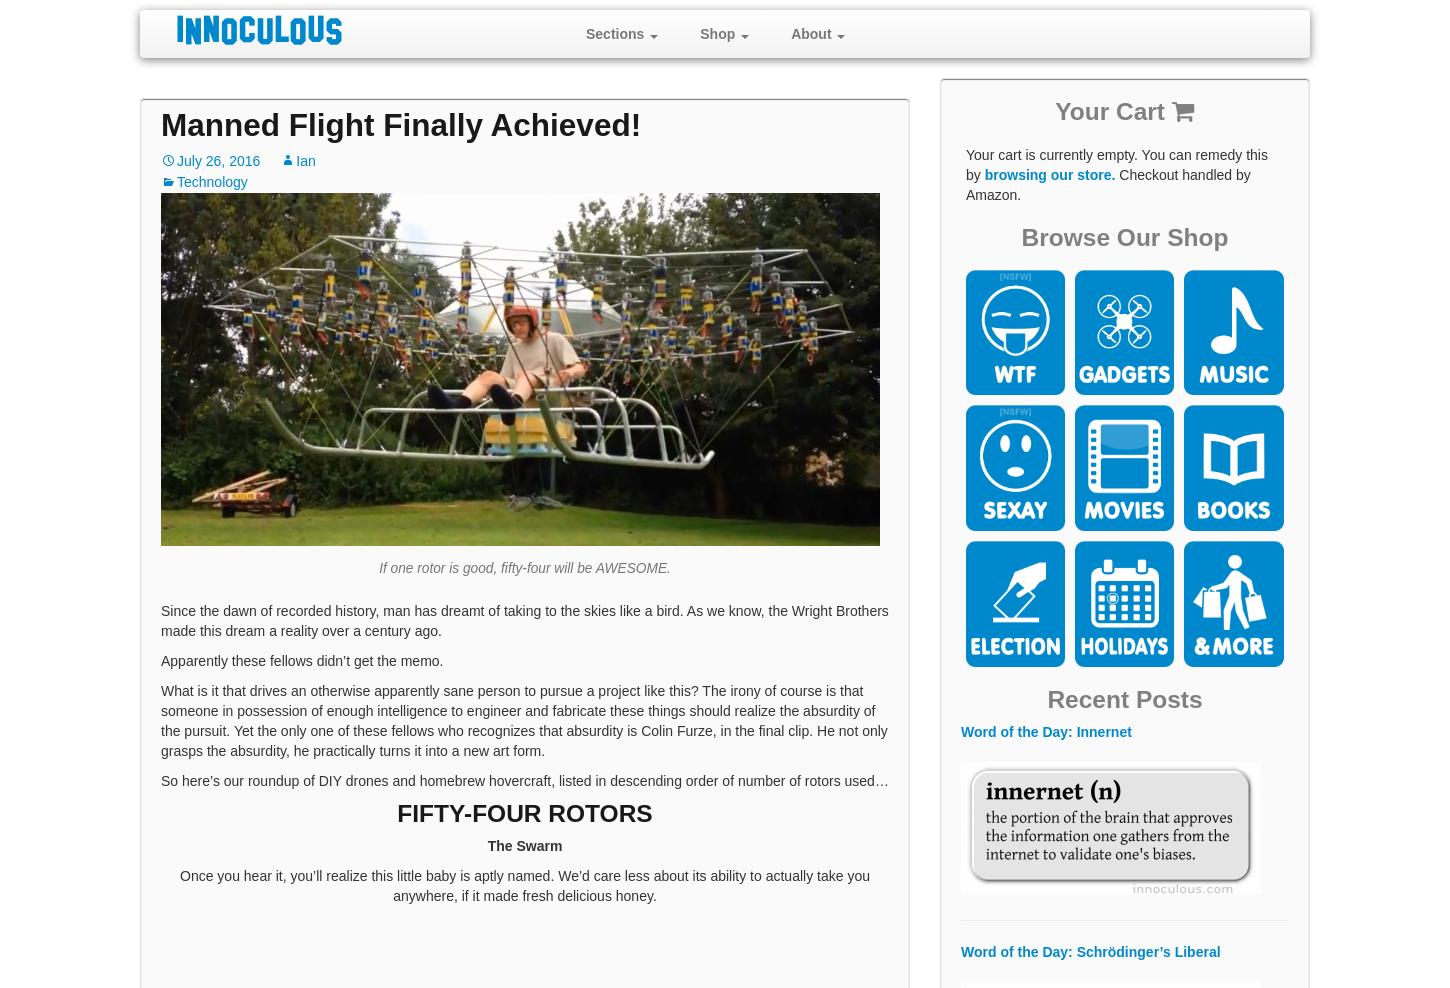 This screenshot has width=1450, height=988. What do you see at coordinates (524, 813) in the screenshot?
I see `'FIFTY-FOUR ROTORS'` at bounding box center [524, 813].